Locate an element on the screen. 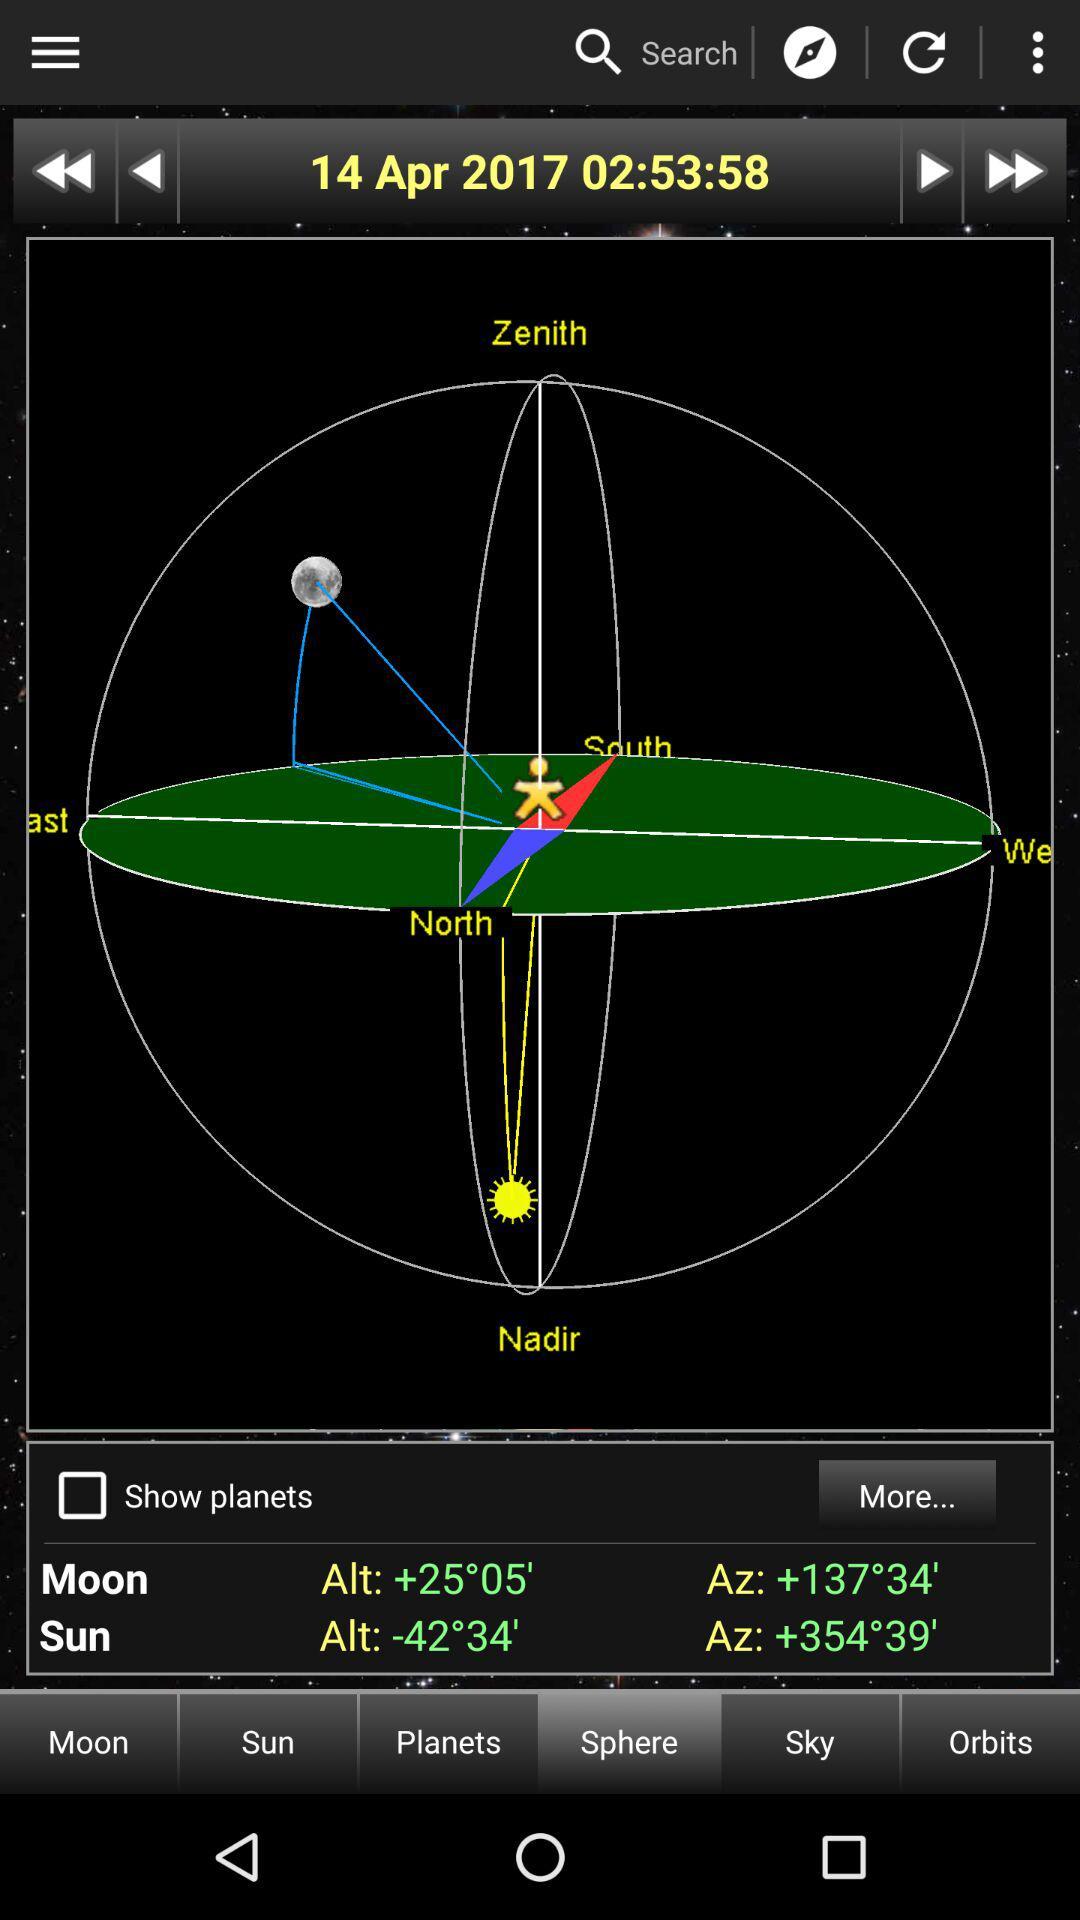  options menu is located at coordinates (54, 52).